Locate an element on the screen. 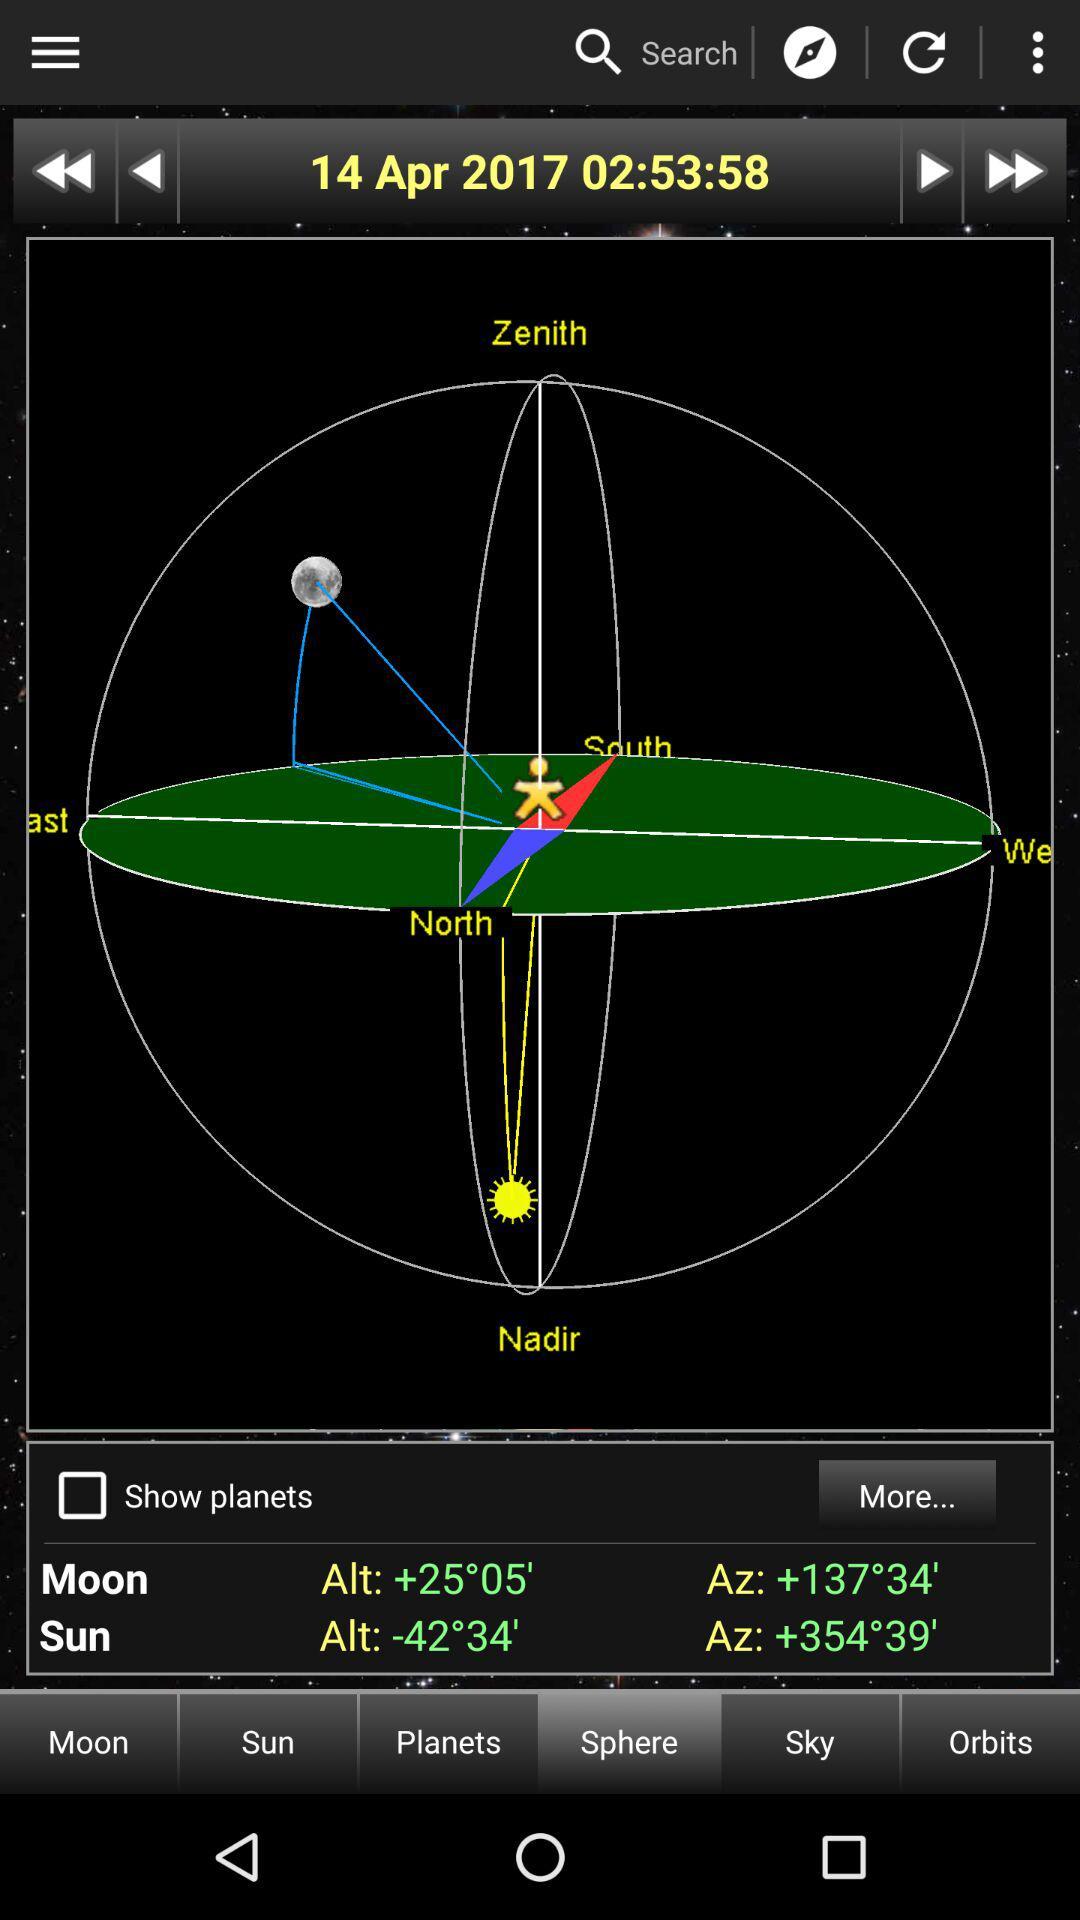  options menu is located at coordinates (54, 52).